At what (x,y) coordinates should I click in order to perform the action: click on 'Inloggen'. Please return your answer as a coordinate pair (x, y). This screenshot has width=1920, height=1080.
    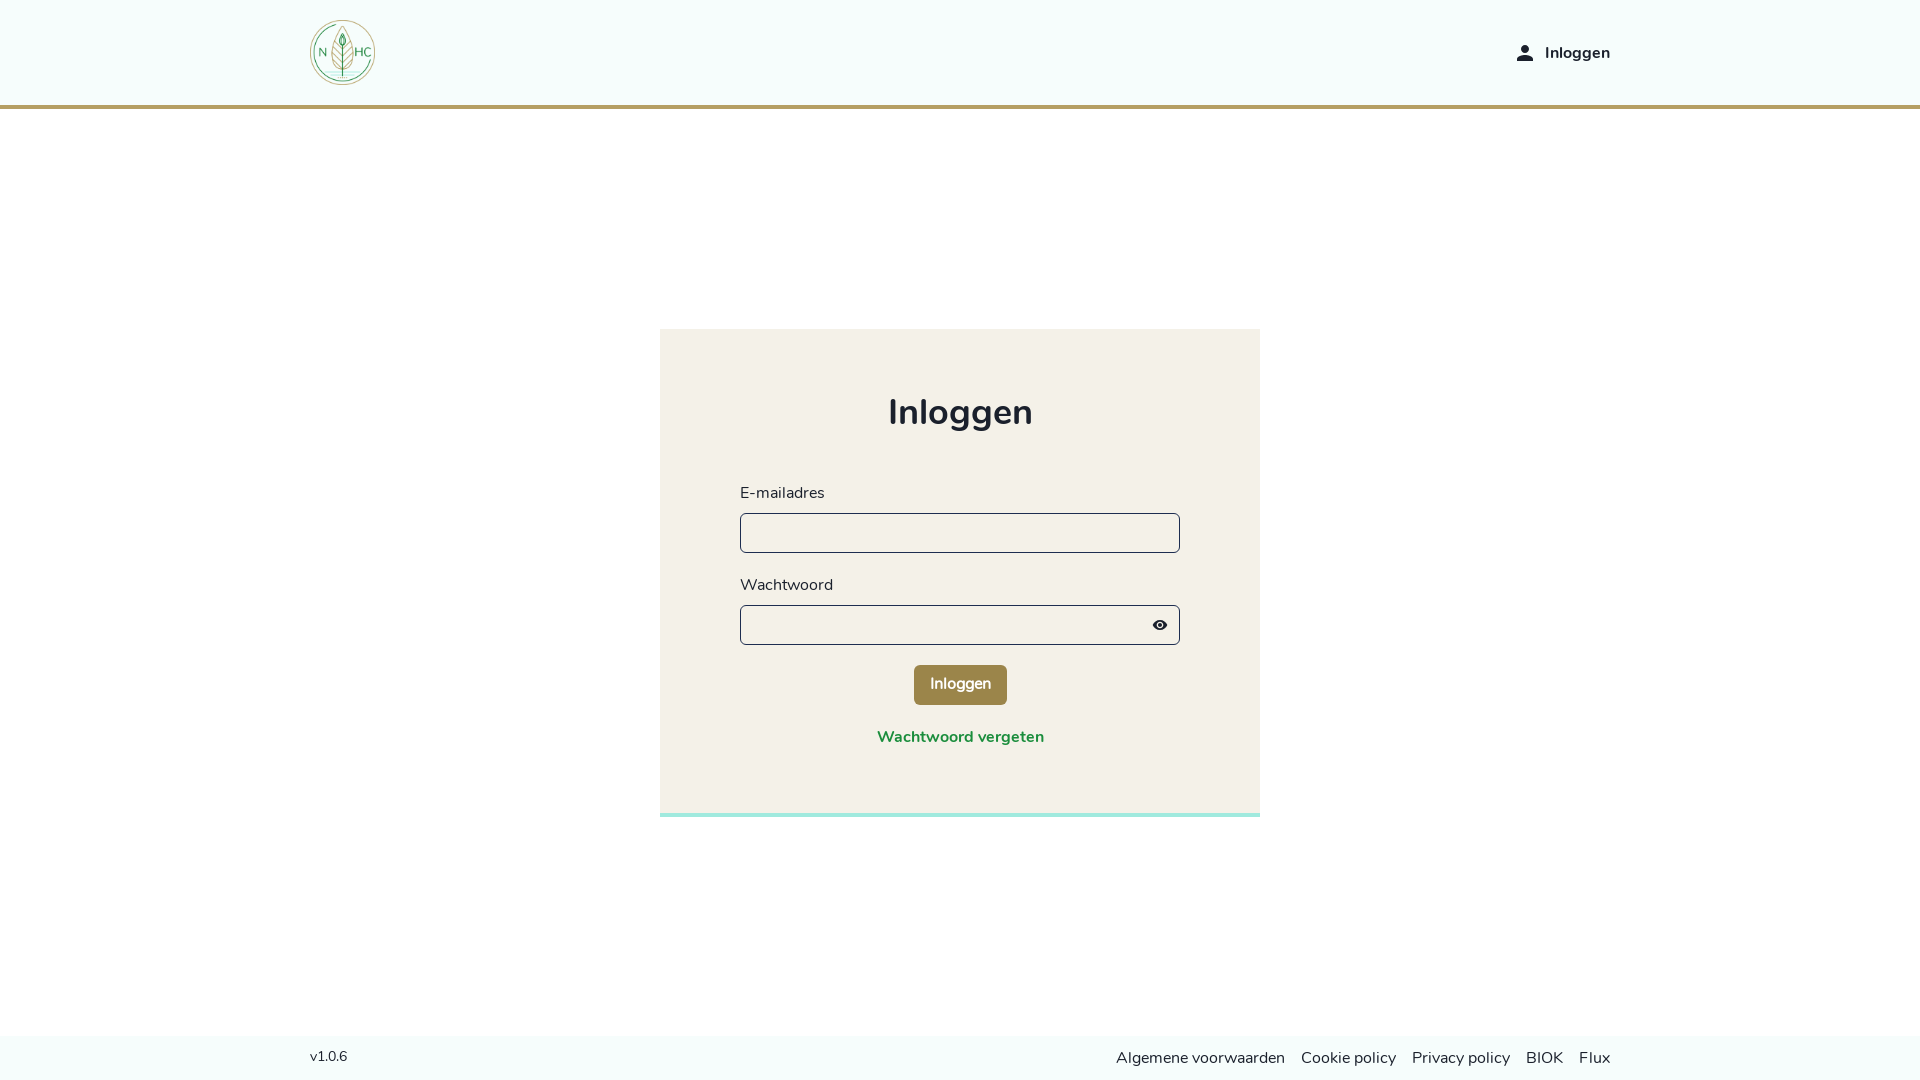
    Looking at the image, I should click on (1576, 52).